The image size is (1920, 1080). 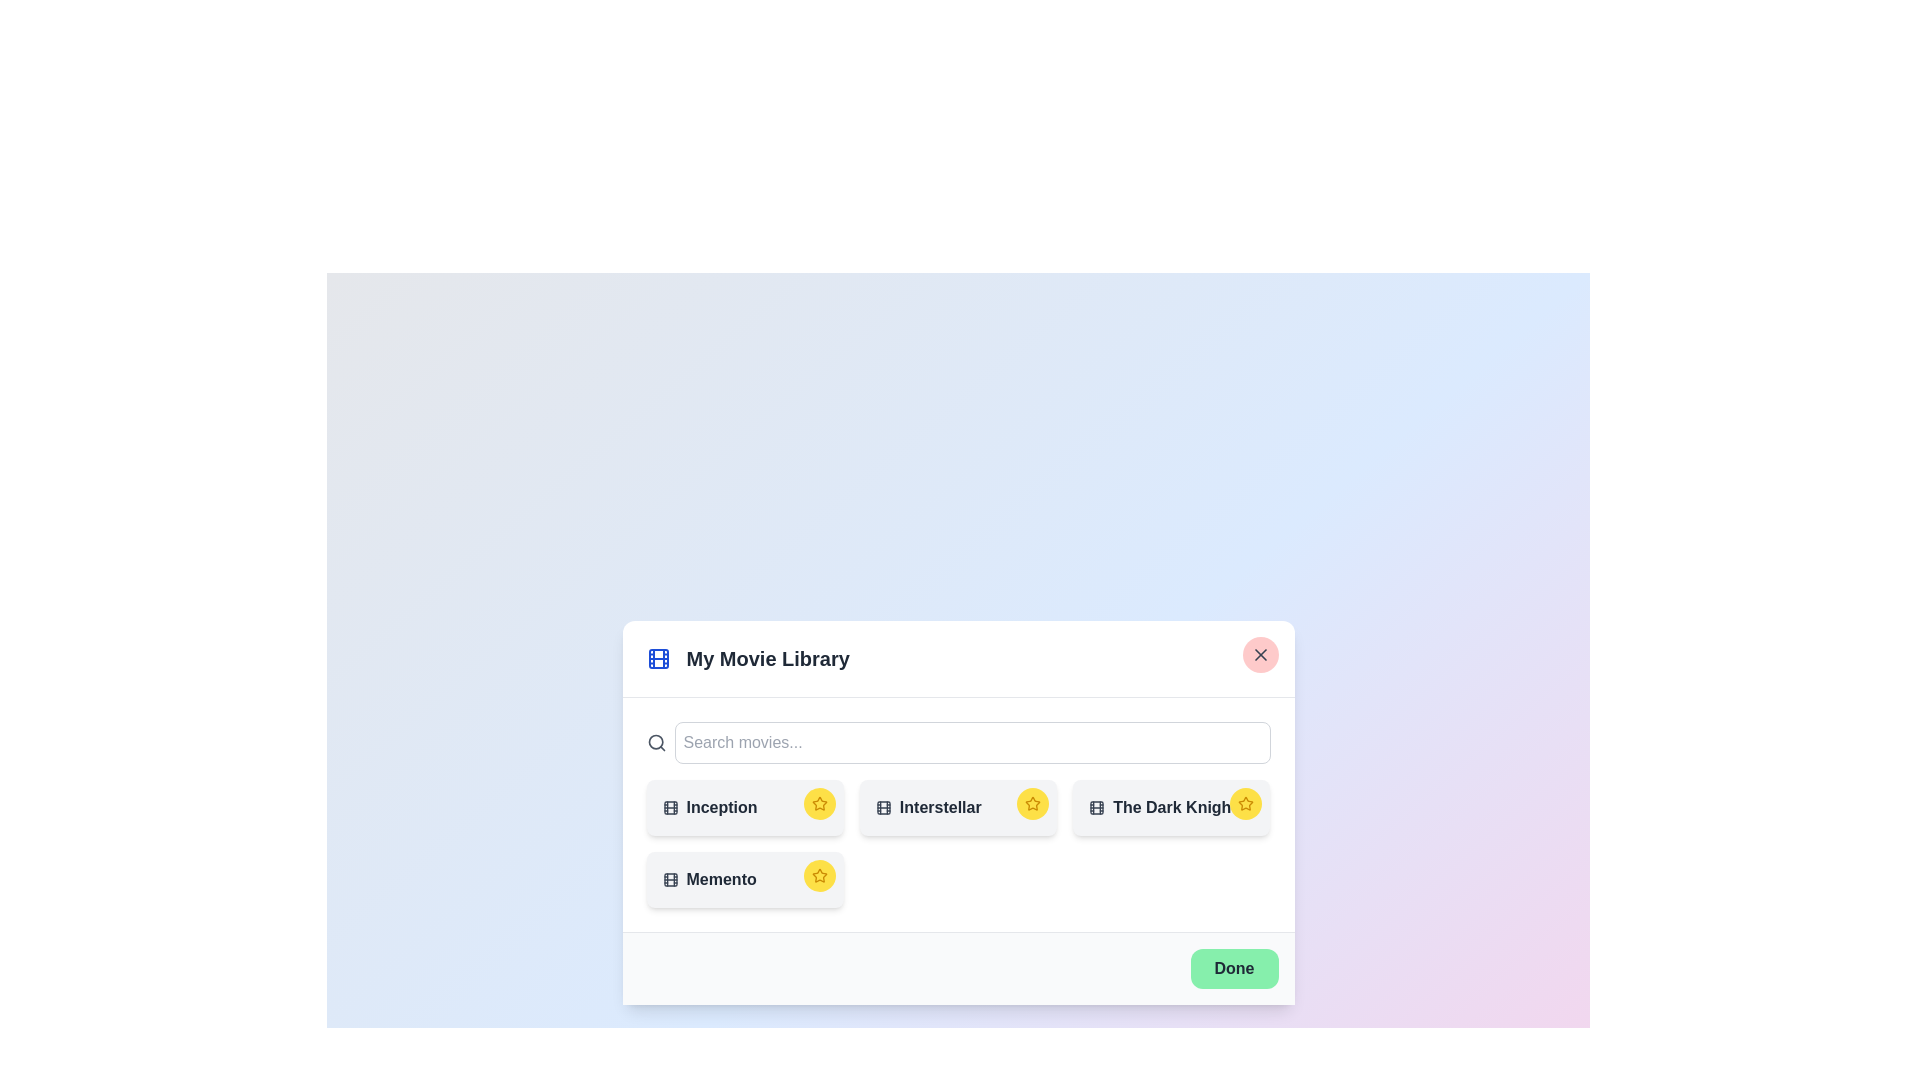 What do you see at coordinates (1233, 967) in the screenshot?
I see `the 'Done' button, which is a rectangular button with rounded corners and a green background, located at the bottom-right of the modal window` at bounding box center [1233, 967].